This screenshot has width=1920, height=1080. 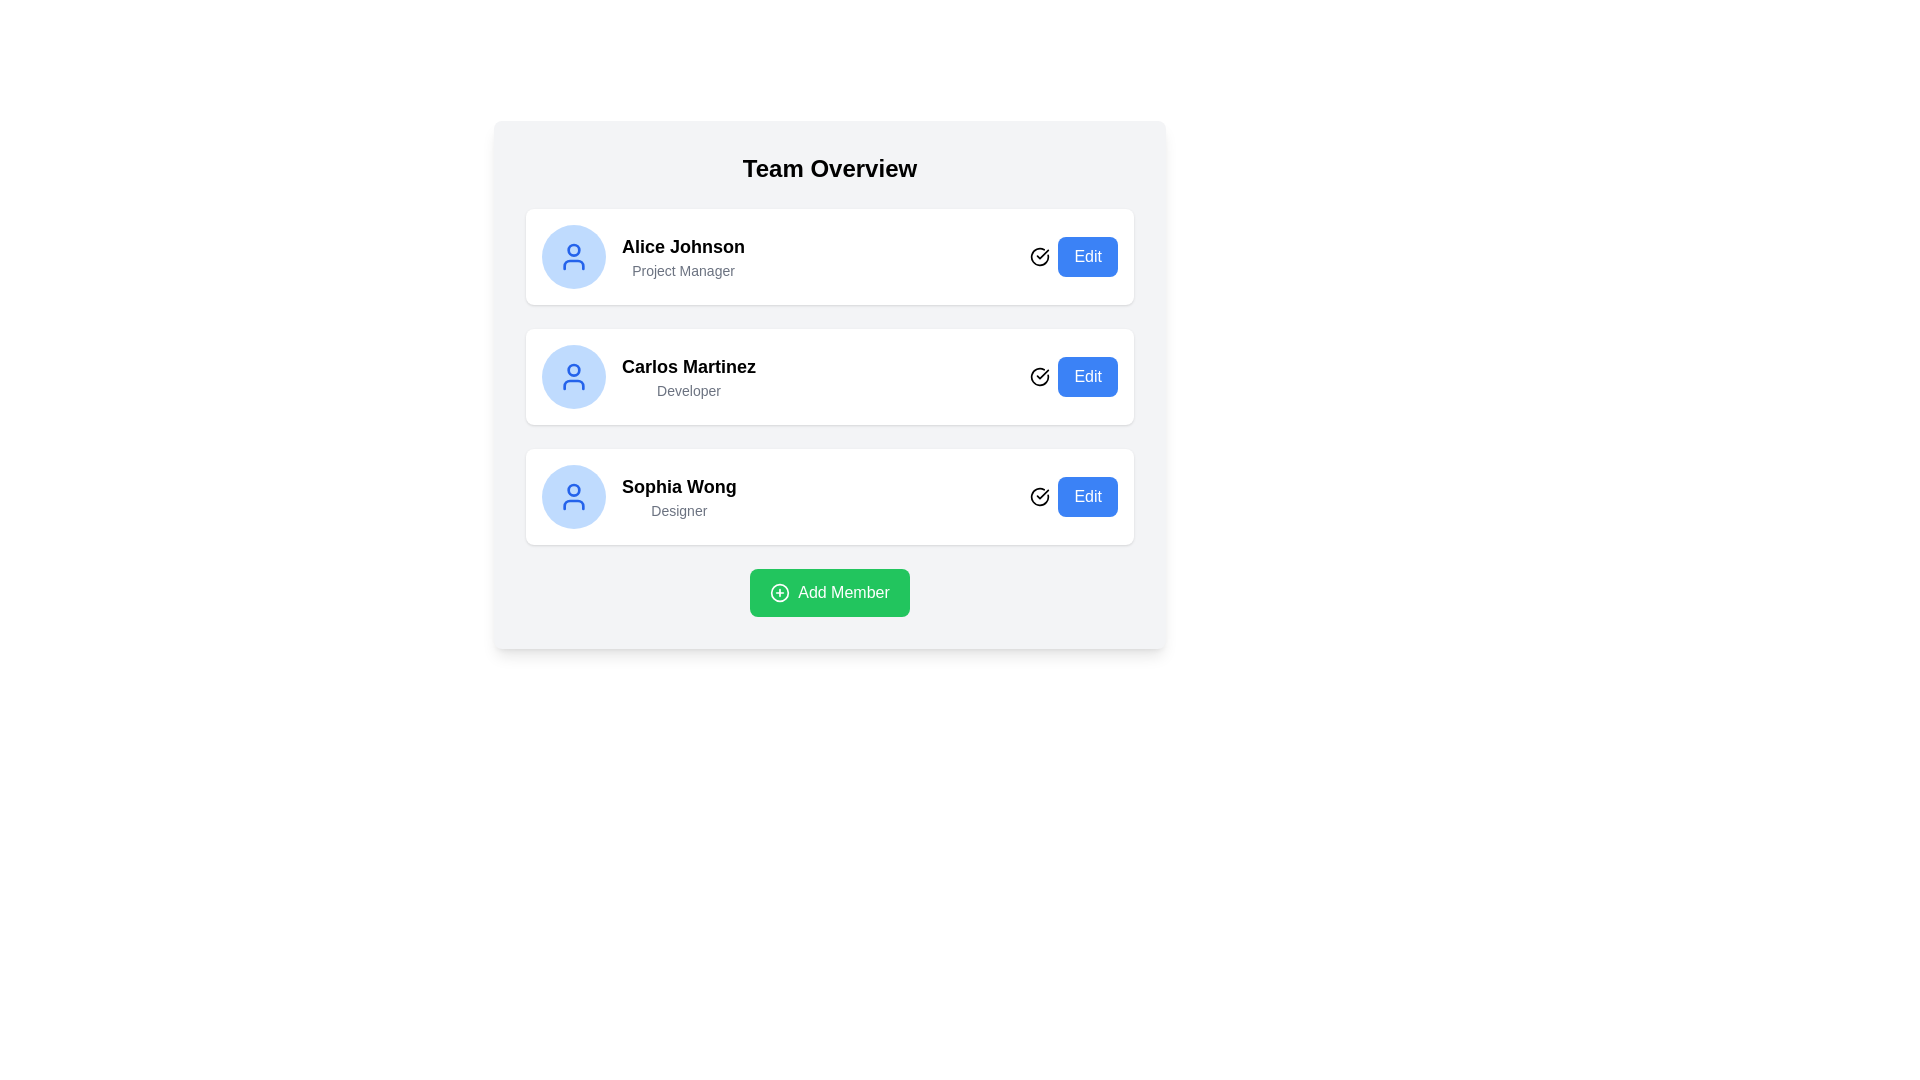 What do you see at coordinates (830, 592) in the screenshot?
I see `the button for adding a new team member` at bounding box center [830, 592].